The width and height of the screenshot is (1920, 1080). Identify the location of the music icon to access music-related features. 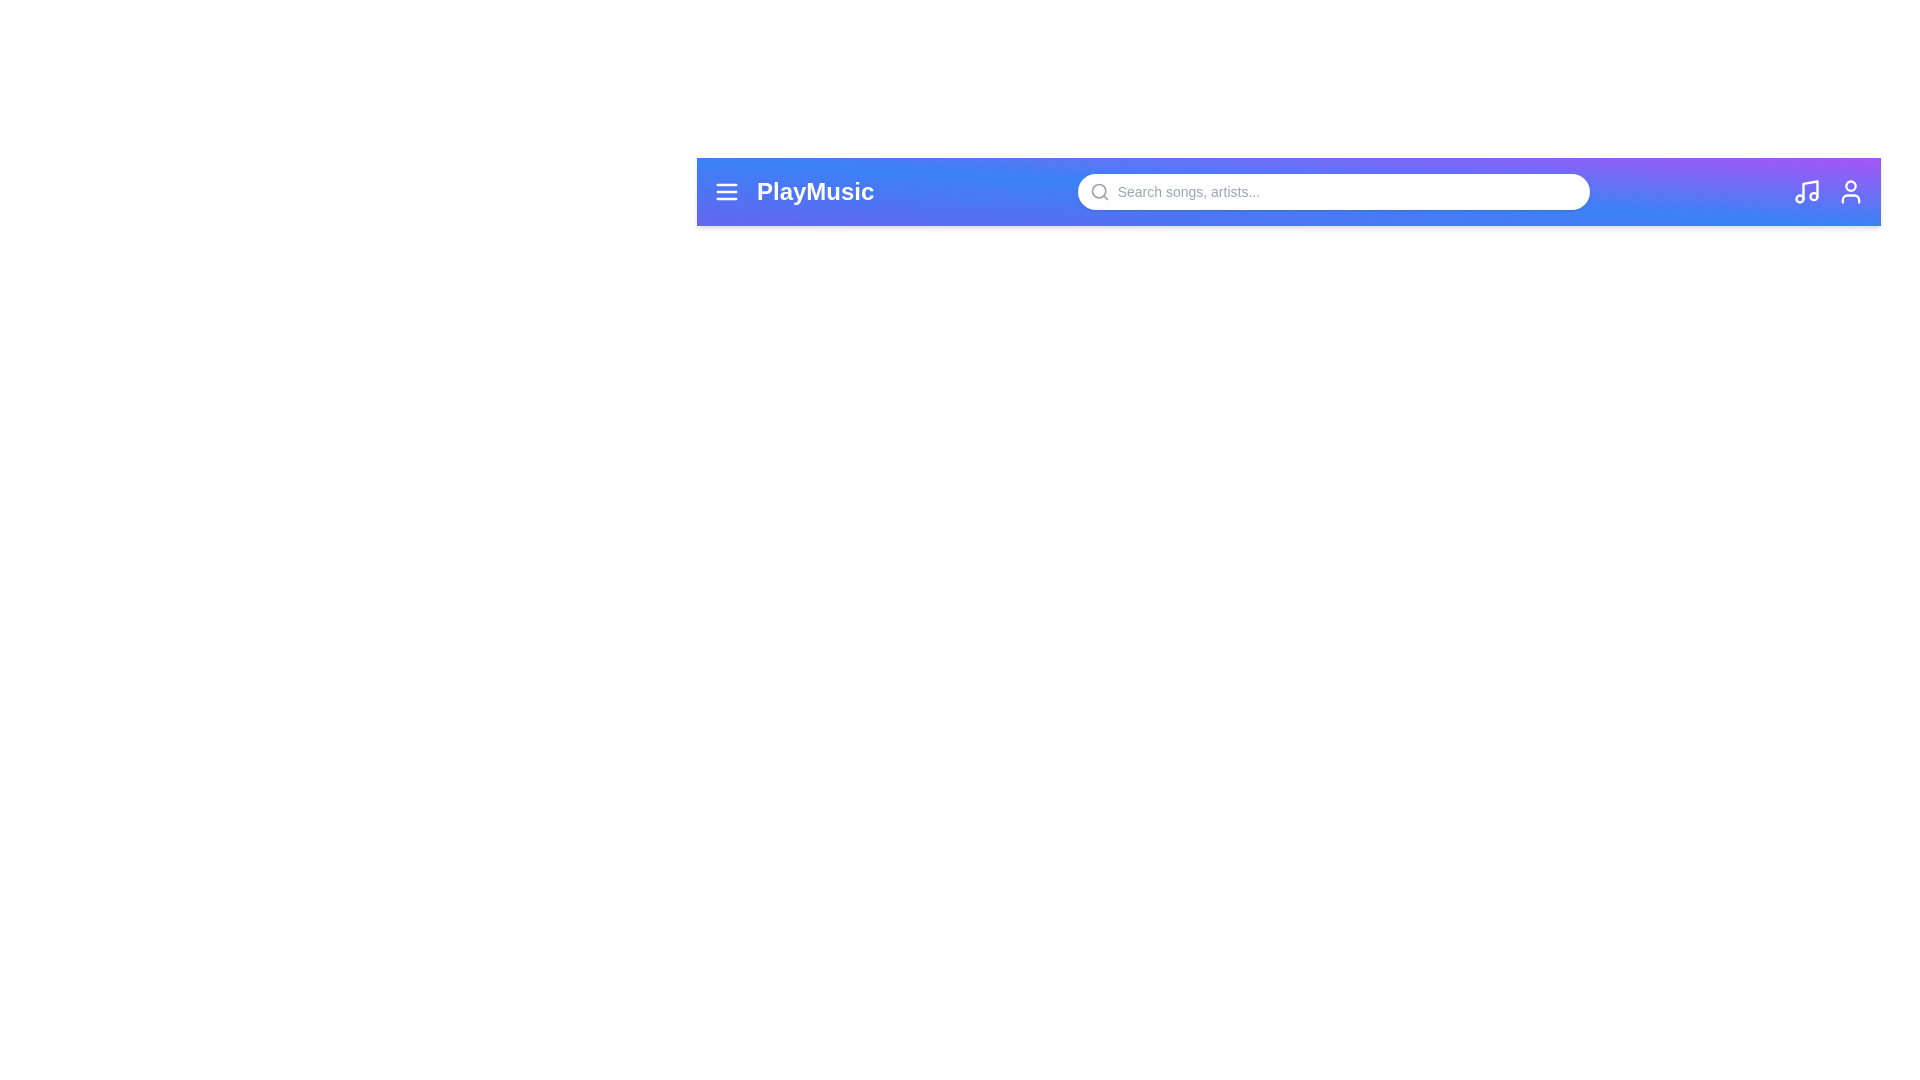
(1806, 192).